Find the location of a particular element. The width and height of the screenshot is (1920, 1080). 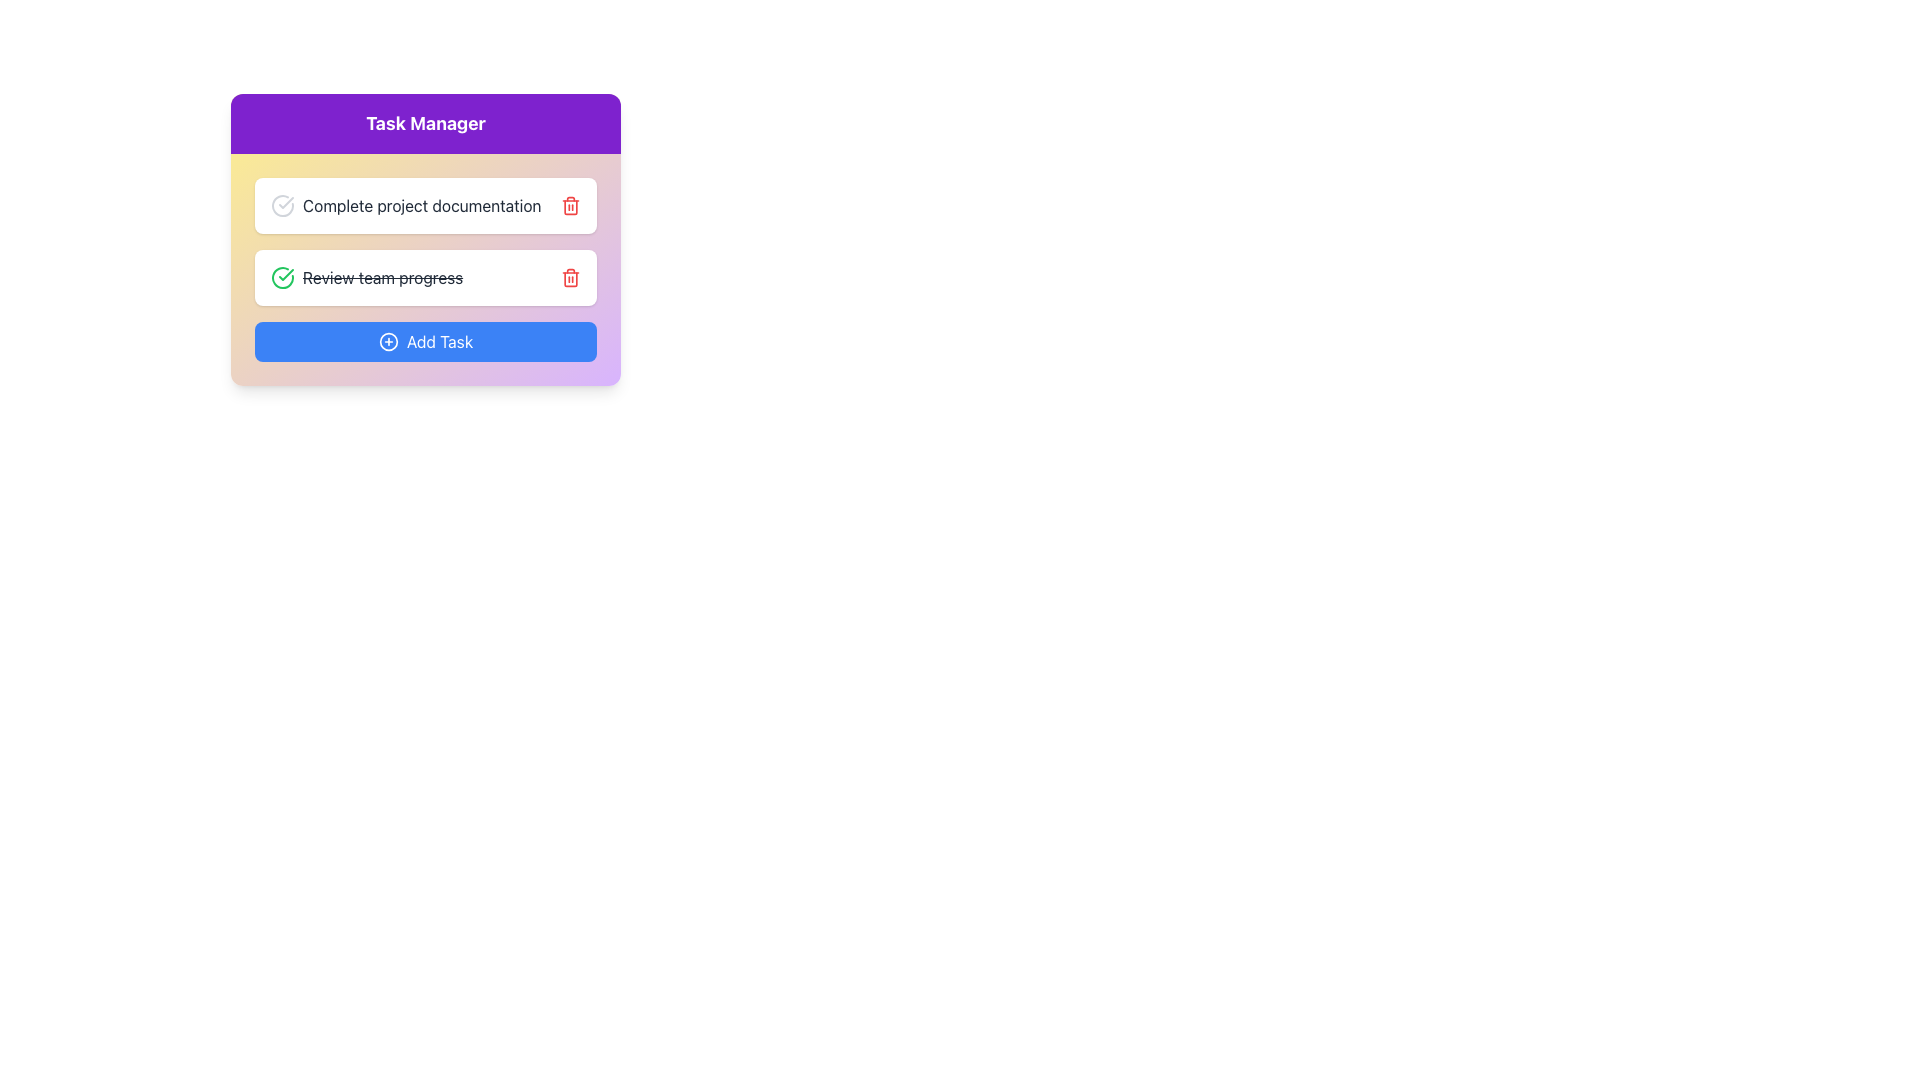

the red trash bin icon button located at the far right of the second task card labeled 'Review team progress' is located at coordinates (570, 277).